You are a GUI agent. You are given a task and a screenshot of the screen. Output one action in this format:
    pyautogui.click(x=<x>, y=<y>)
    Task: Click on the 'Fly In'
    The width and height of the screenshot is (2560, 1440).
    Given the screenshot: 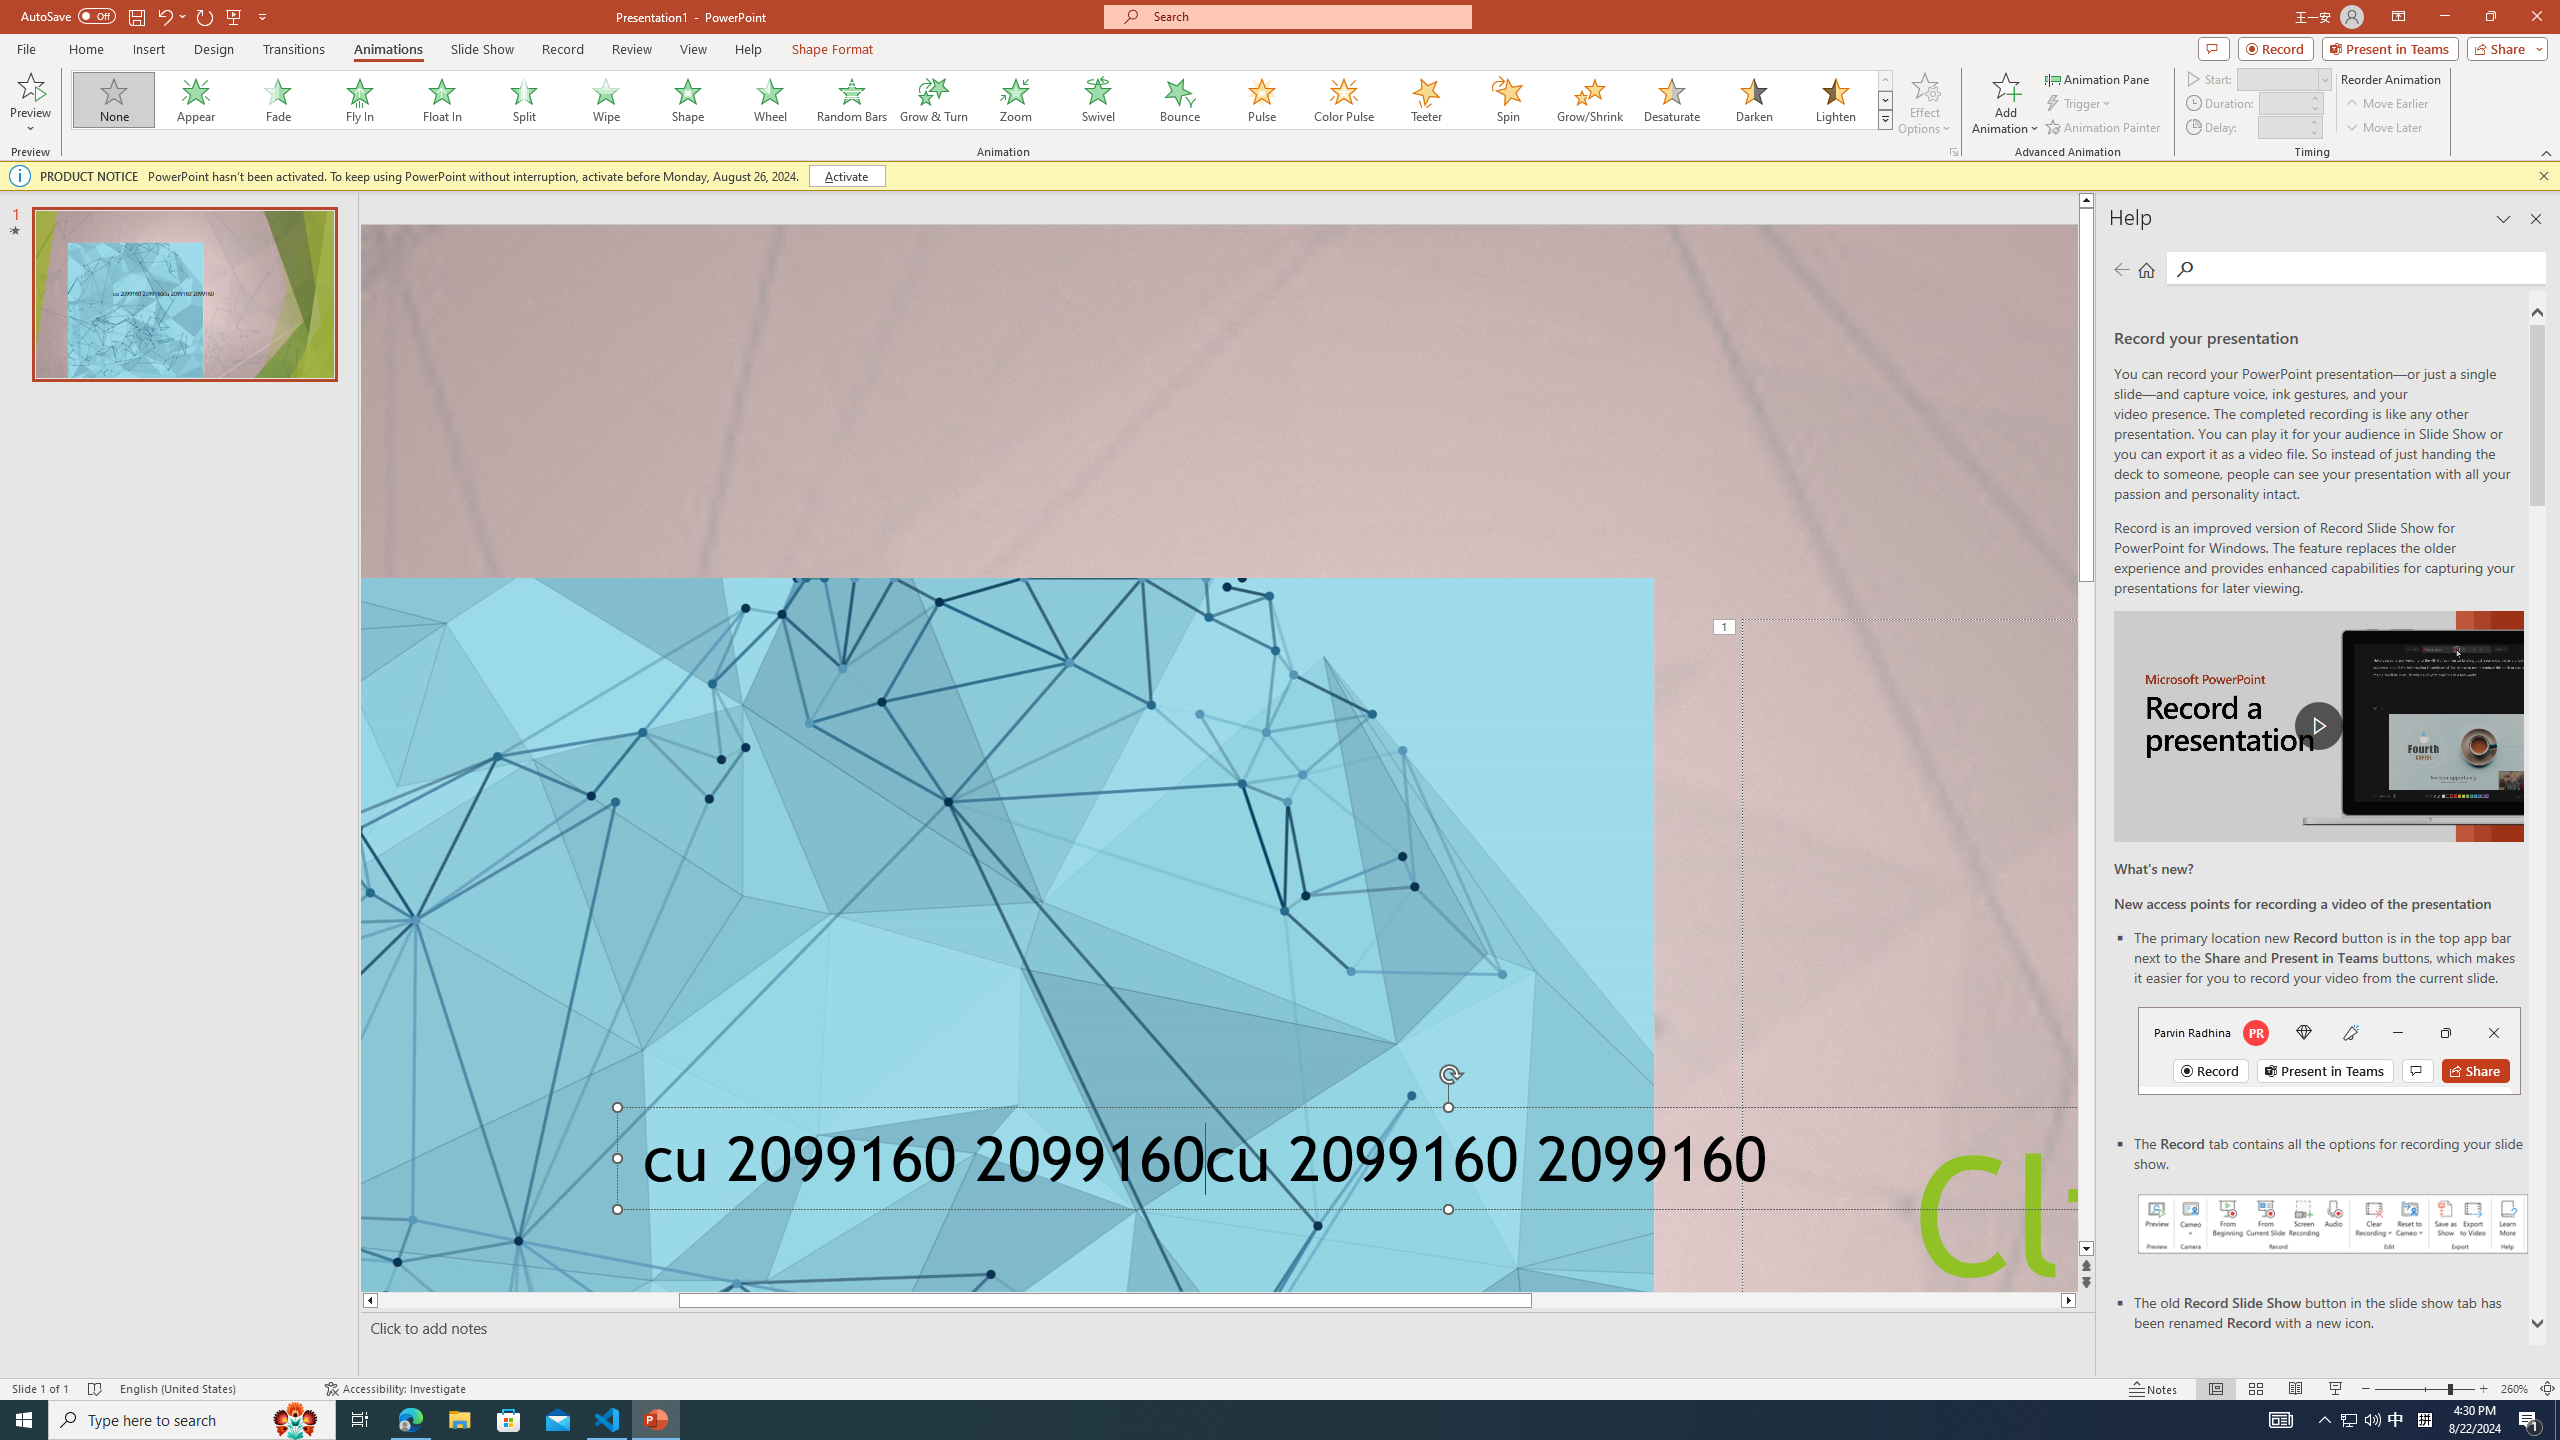 What is the action you would take?
    pyautogui.click(x=359, y=99)
    